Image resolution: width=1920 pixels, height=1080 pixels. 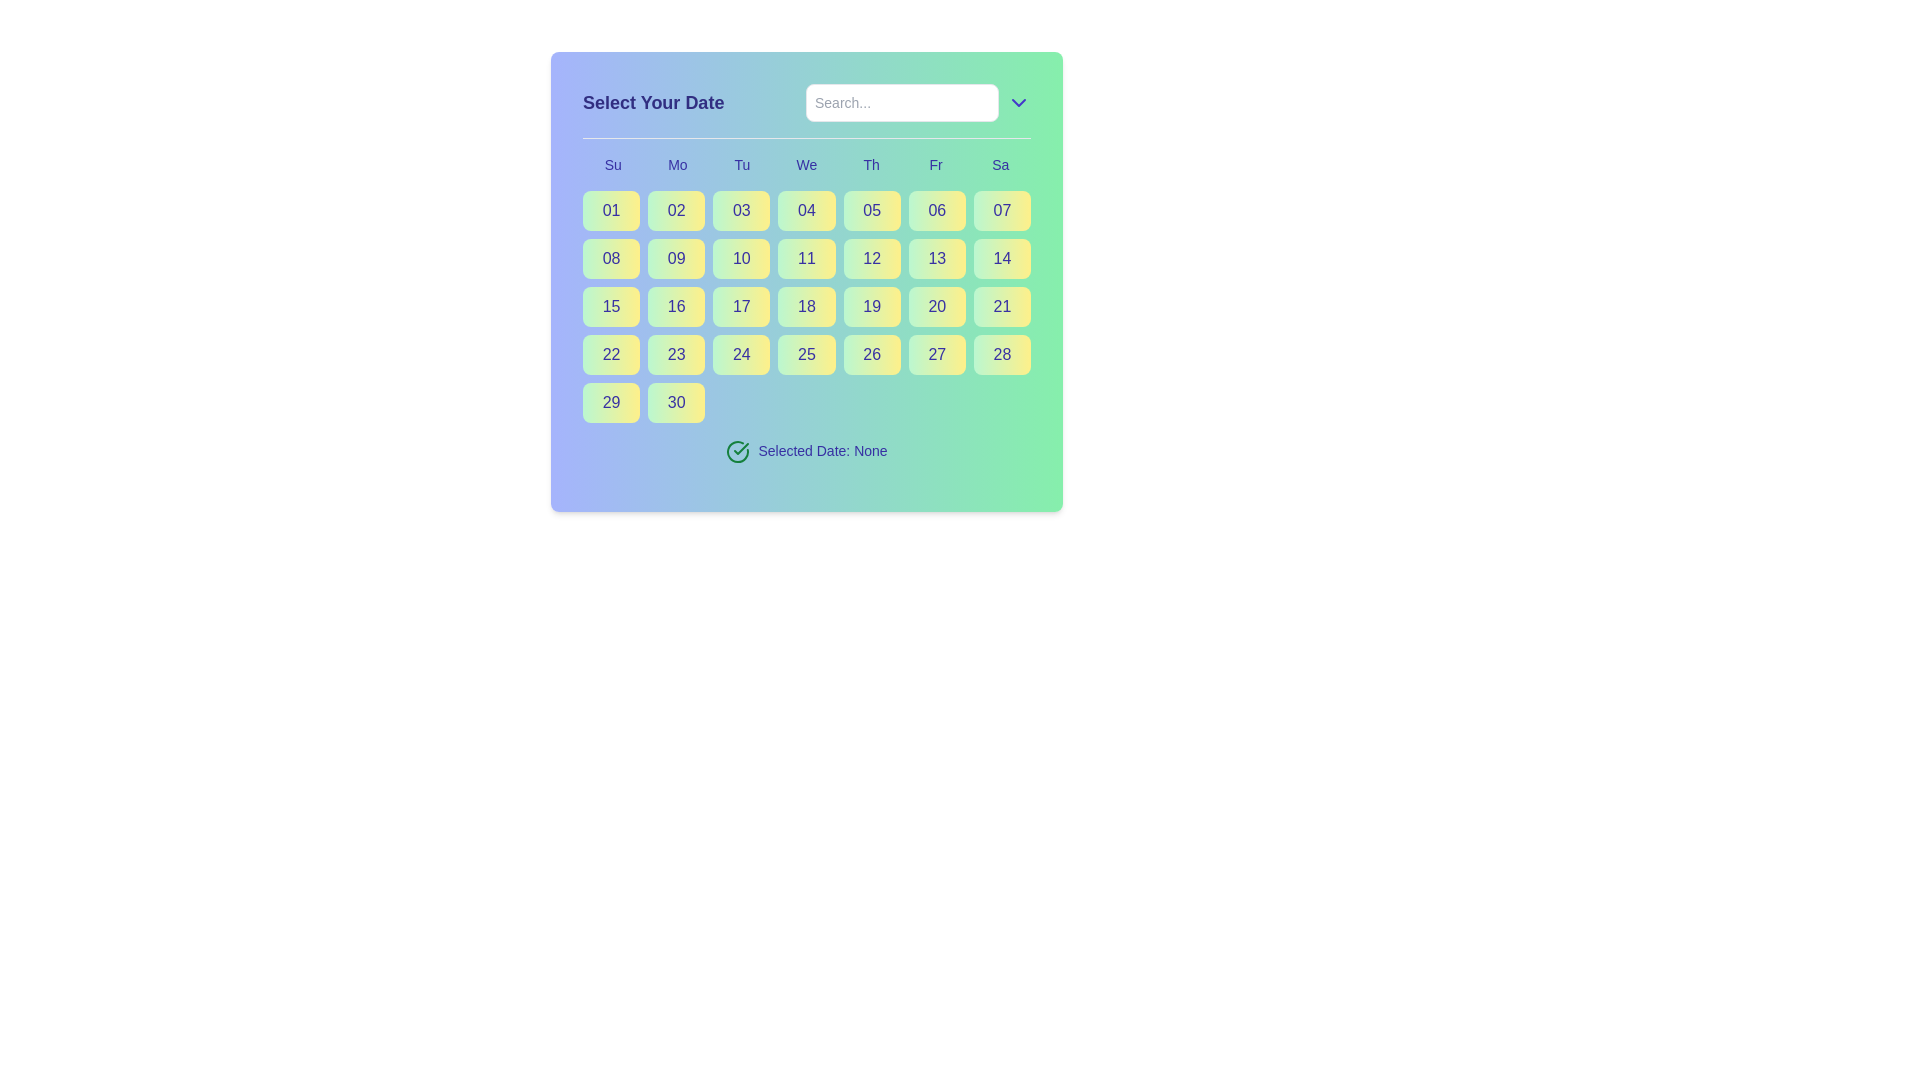 I want to click on the grid cell button that represents the number '14', which is located in the second row and seventh column of the calendar interface, so click(x=1002, y=257).